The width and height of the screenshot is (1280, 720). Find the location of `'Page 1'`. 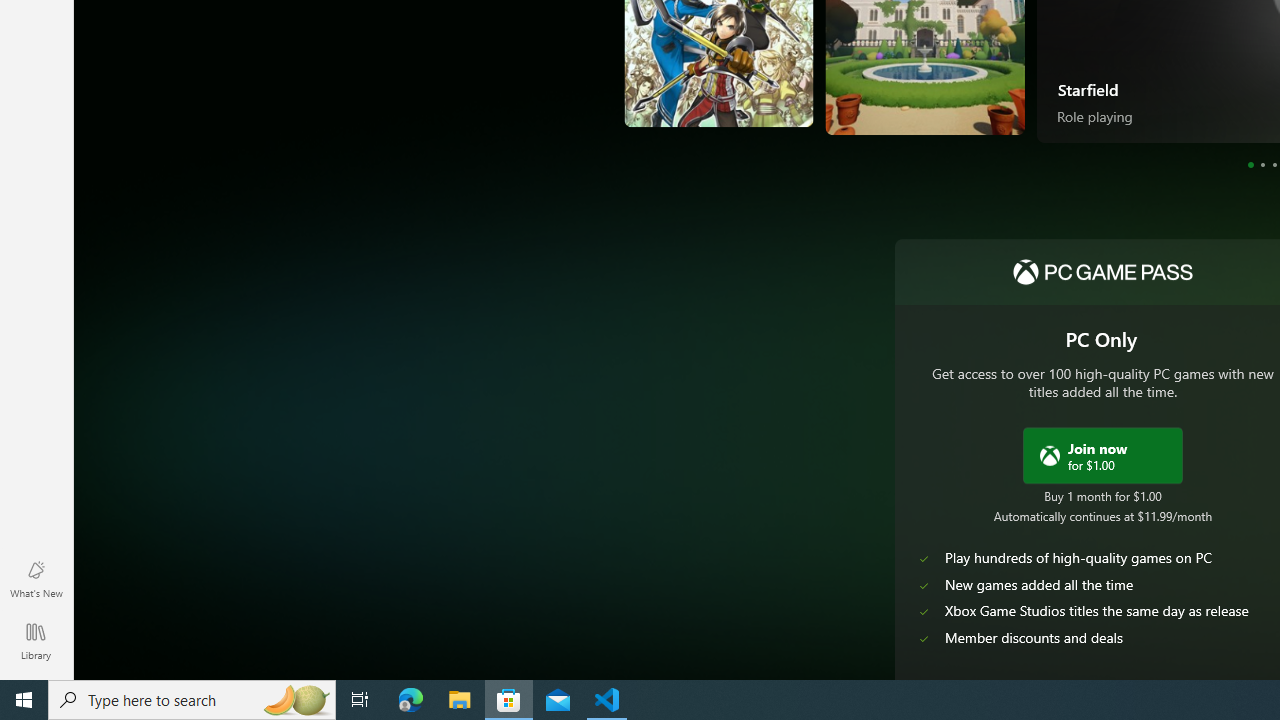

'Page 1' is located at coordinates (1250, 163).